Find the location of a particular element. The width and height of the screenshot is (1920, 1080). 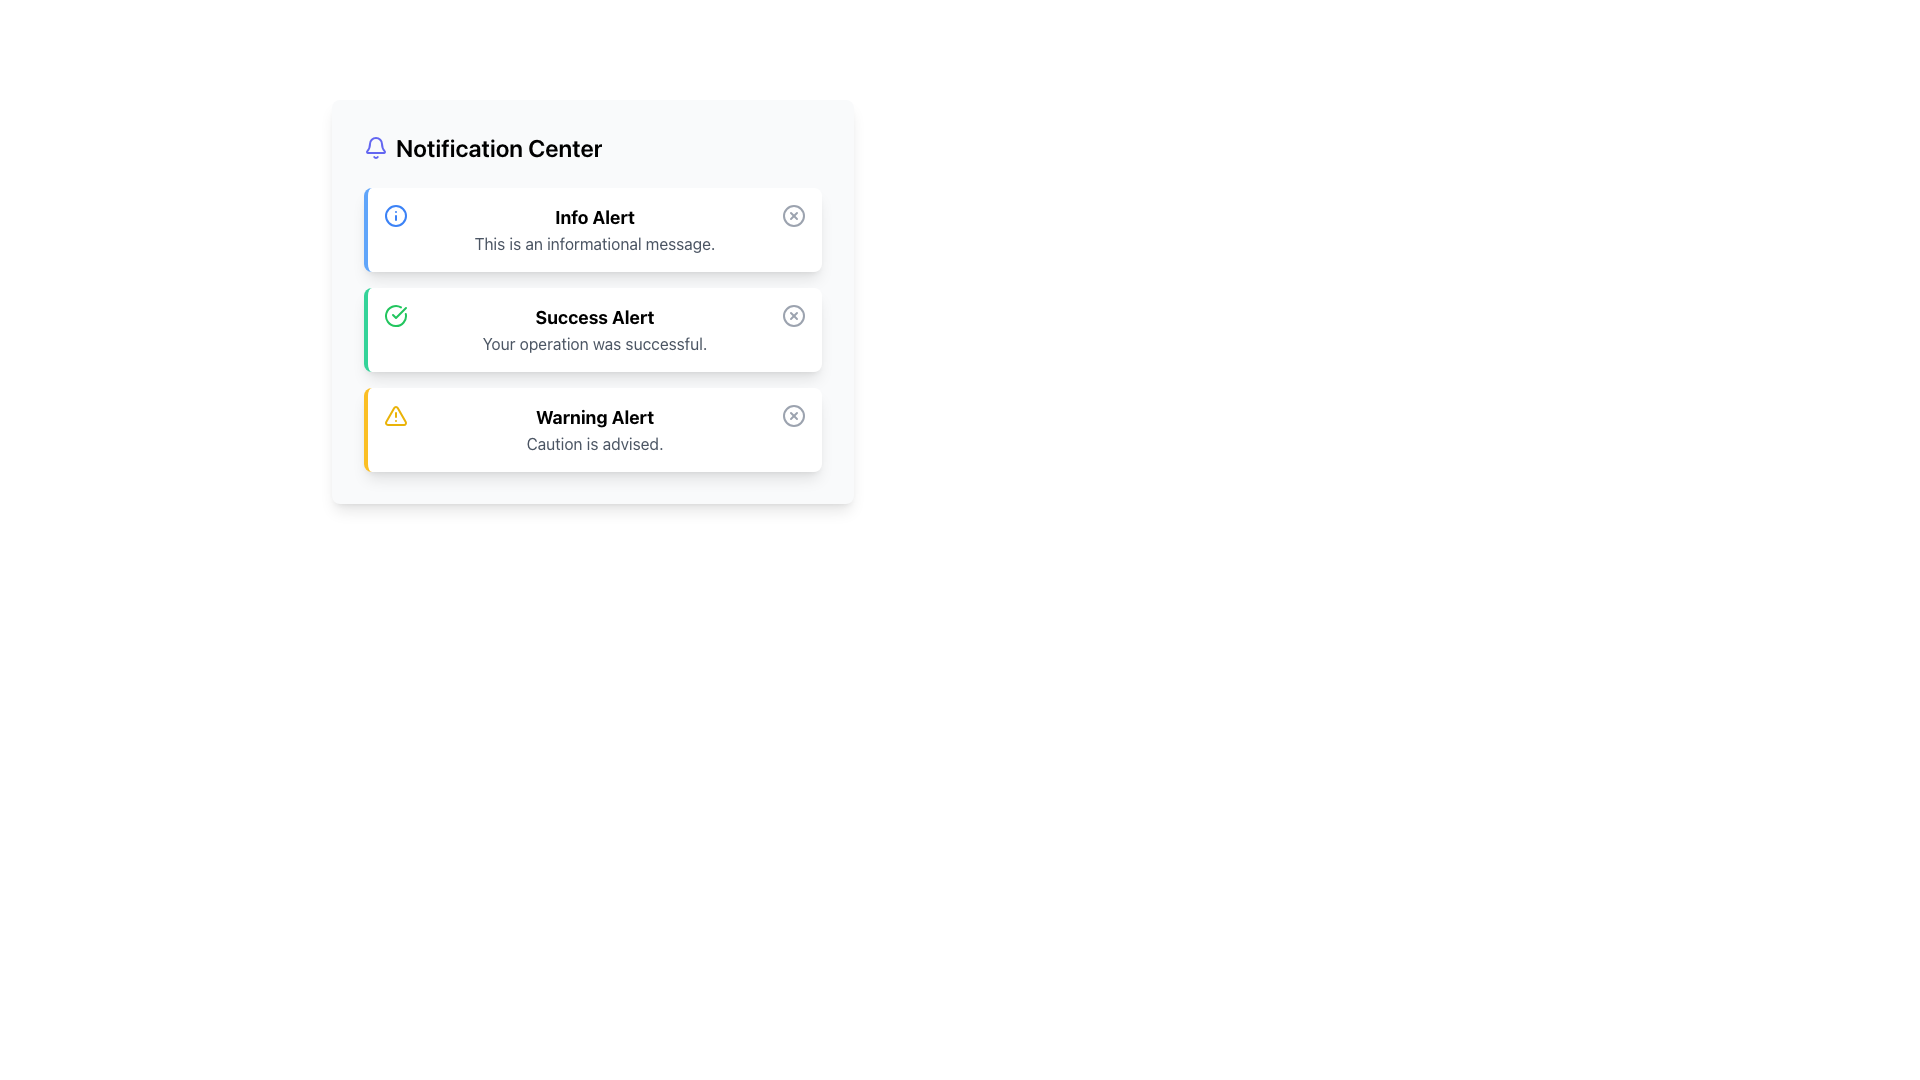

the small green checkmark icon inside the circular border of the 'Success Alert' card located in the Notification Center is located at coordinates (399, 312).